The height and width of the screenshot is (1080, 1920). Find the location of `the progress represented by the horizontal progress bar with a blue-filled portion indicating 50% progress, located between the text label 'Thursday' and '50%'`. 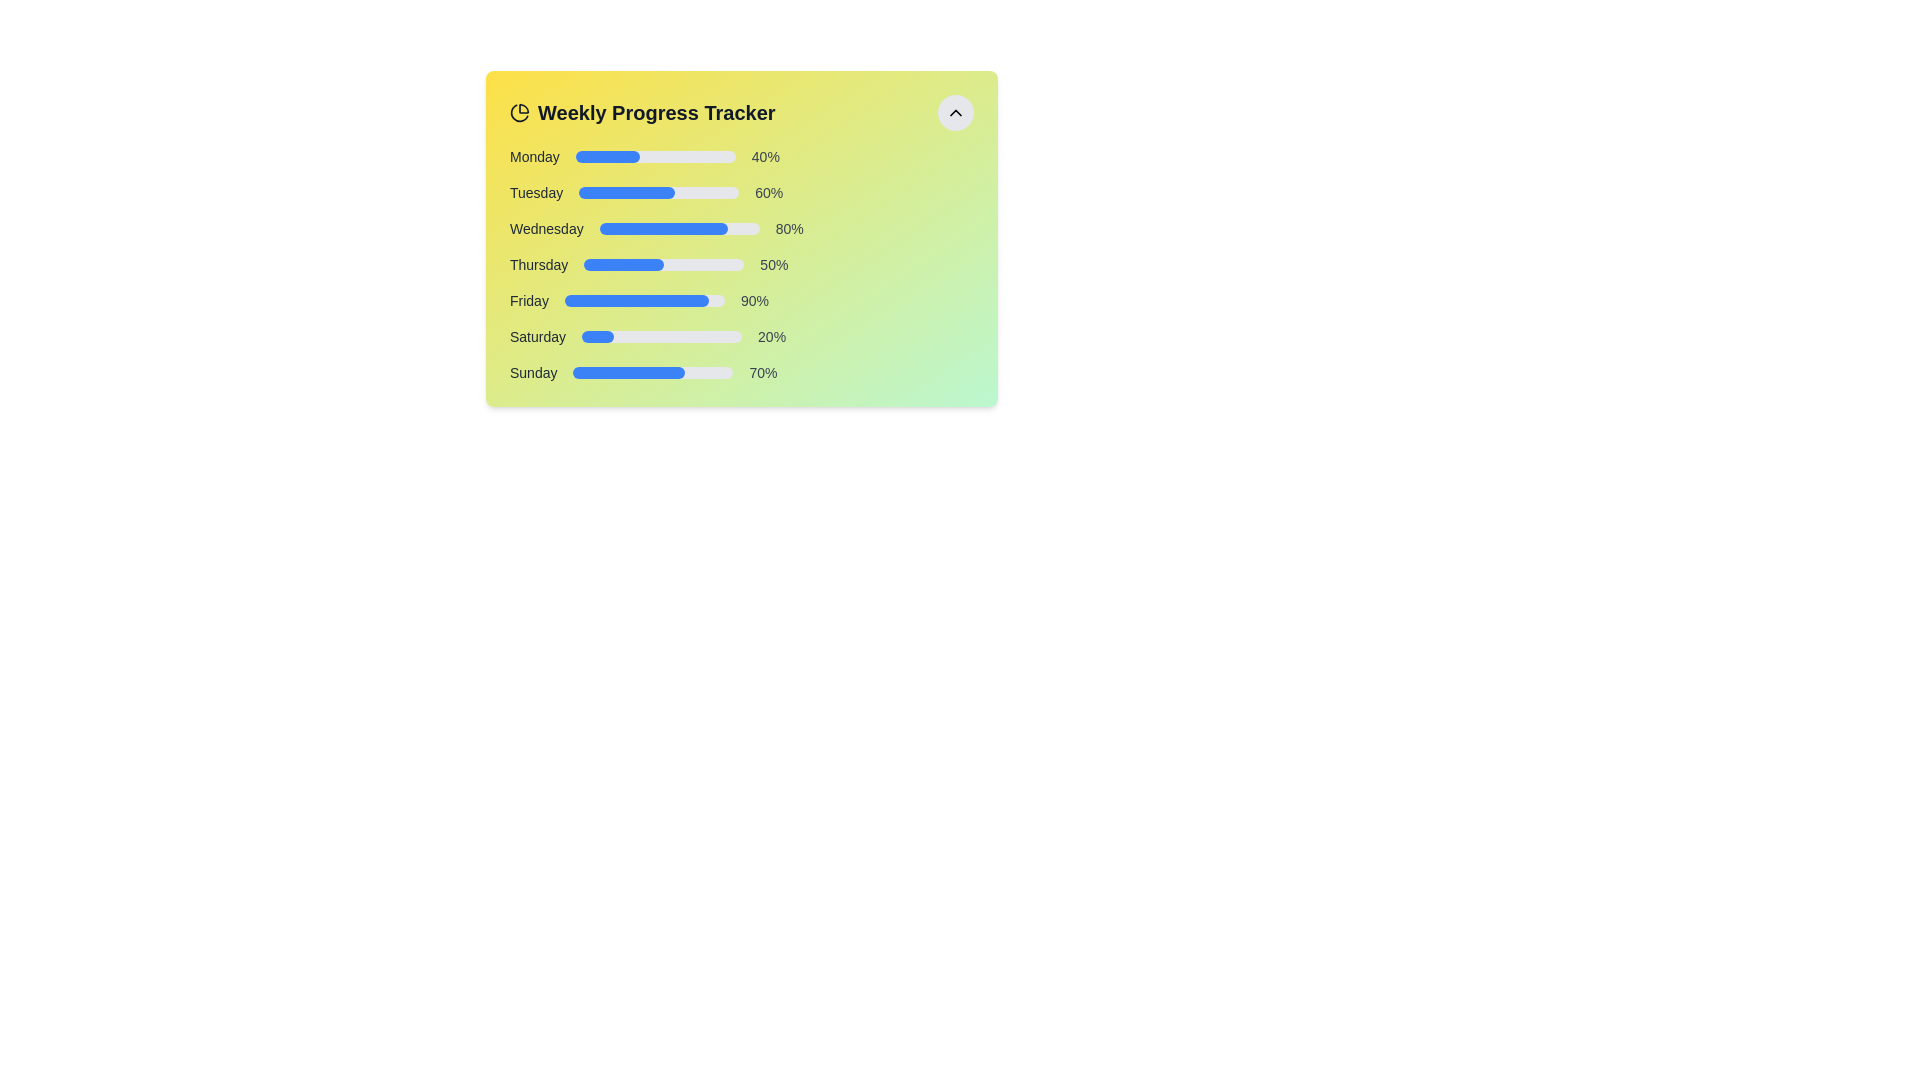

the progress represented by the horizontal progress bar with a blue-filled portion indicating 50% progress, located between the text label 'Thursday' and '50%' is located at coordinates (664, 264).